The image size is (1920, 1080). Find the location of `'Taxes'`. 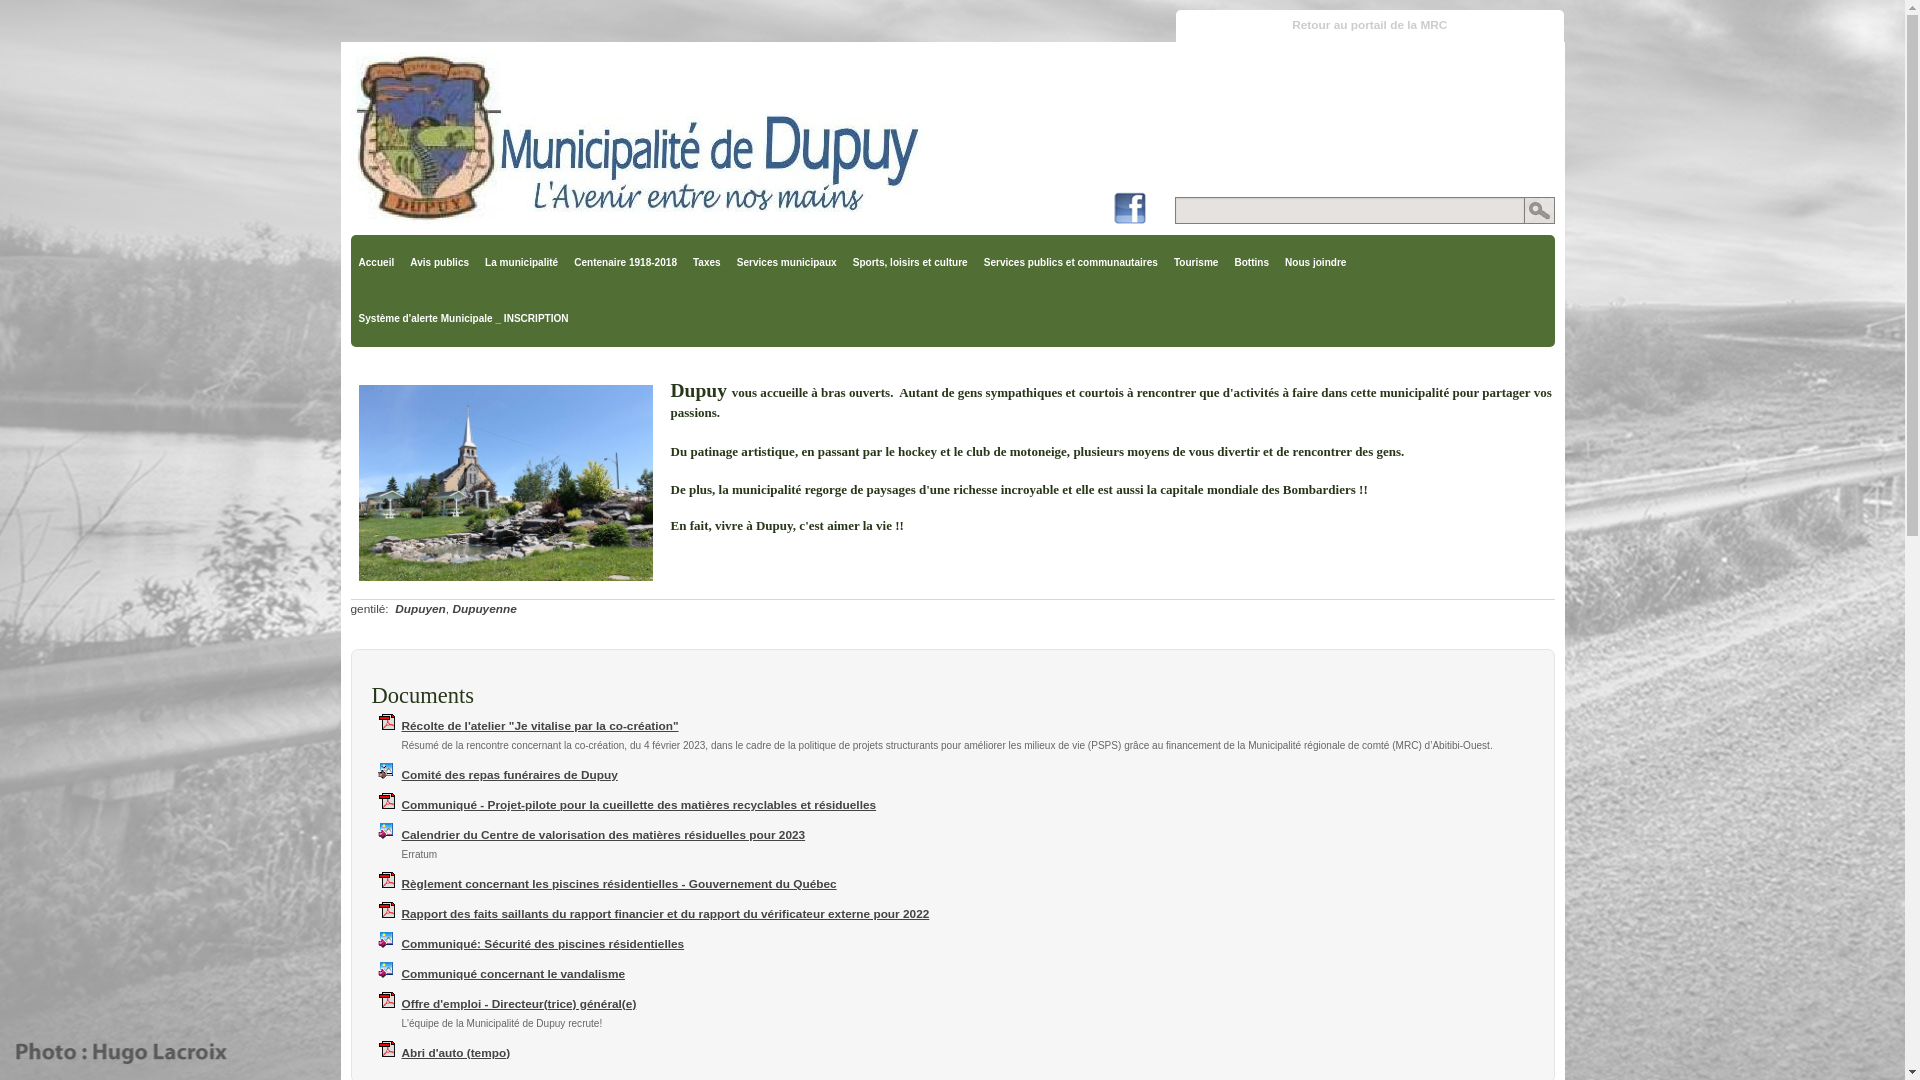

'Taxes' is located at coordinates (706, 261).